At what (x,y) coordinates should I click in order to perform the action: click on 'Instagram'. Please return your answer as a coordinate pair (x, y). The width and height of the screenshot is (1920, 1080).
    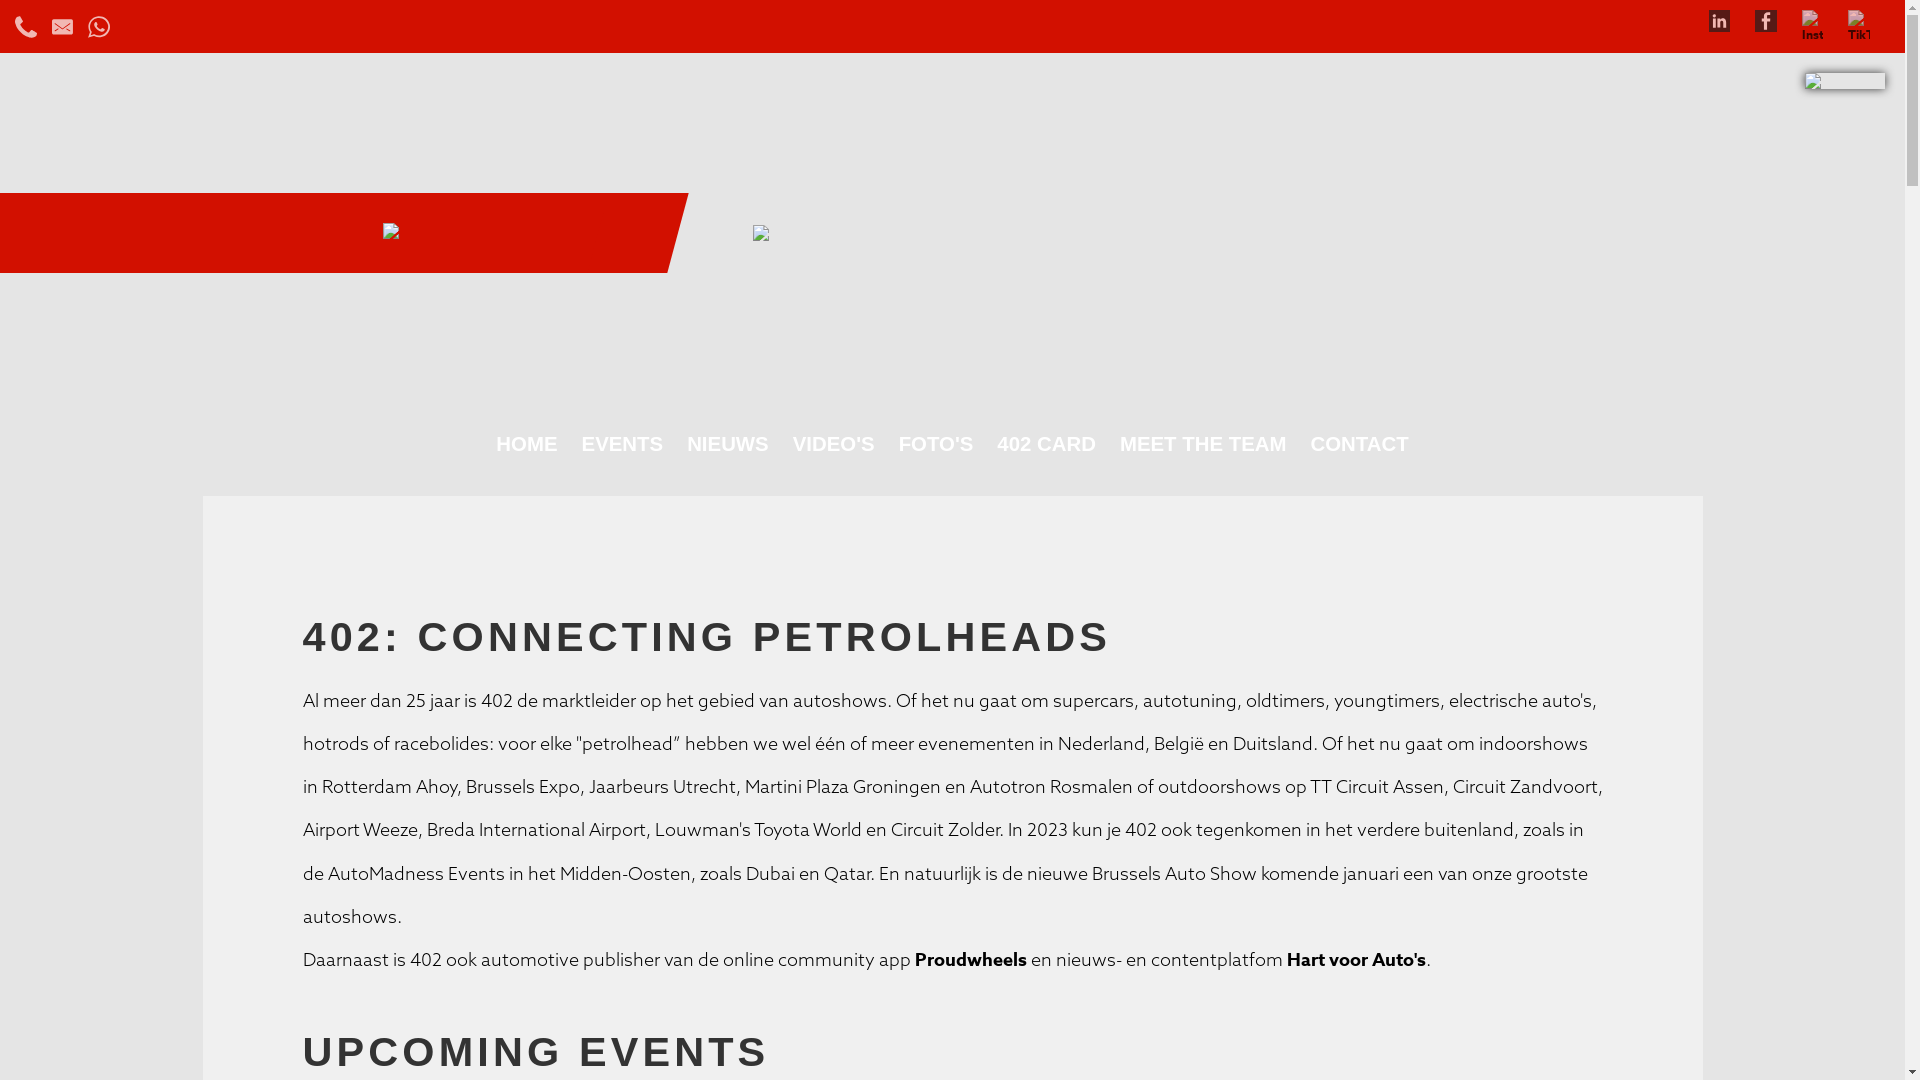
    Looking at the image, I should click on (1813, 18).